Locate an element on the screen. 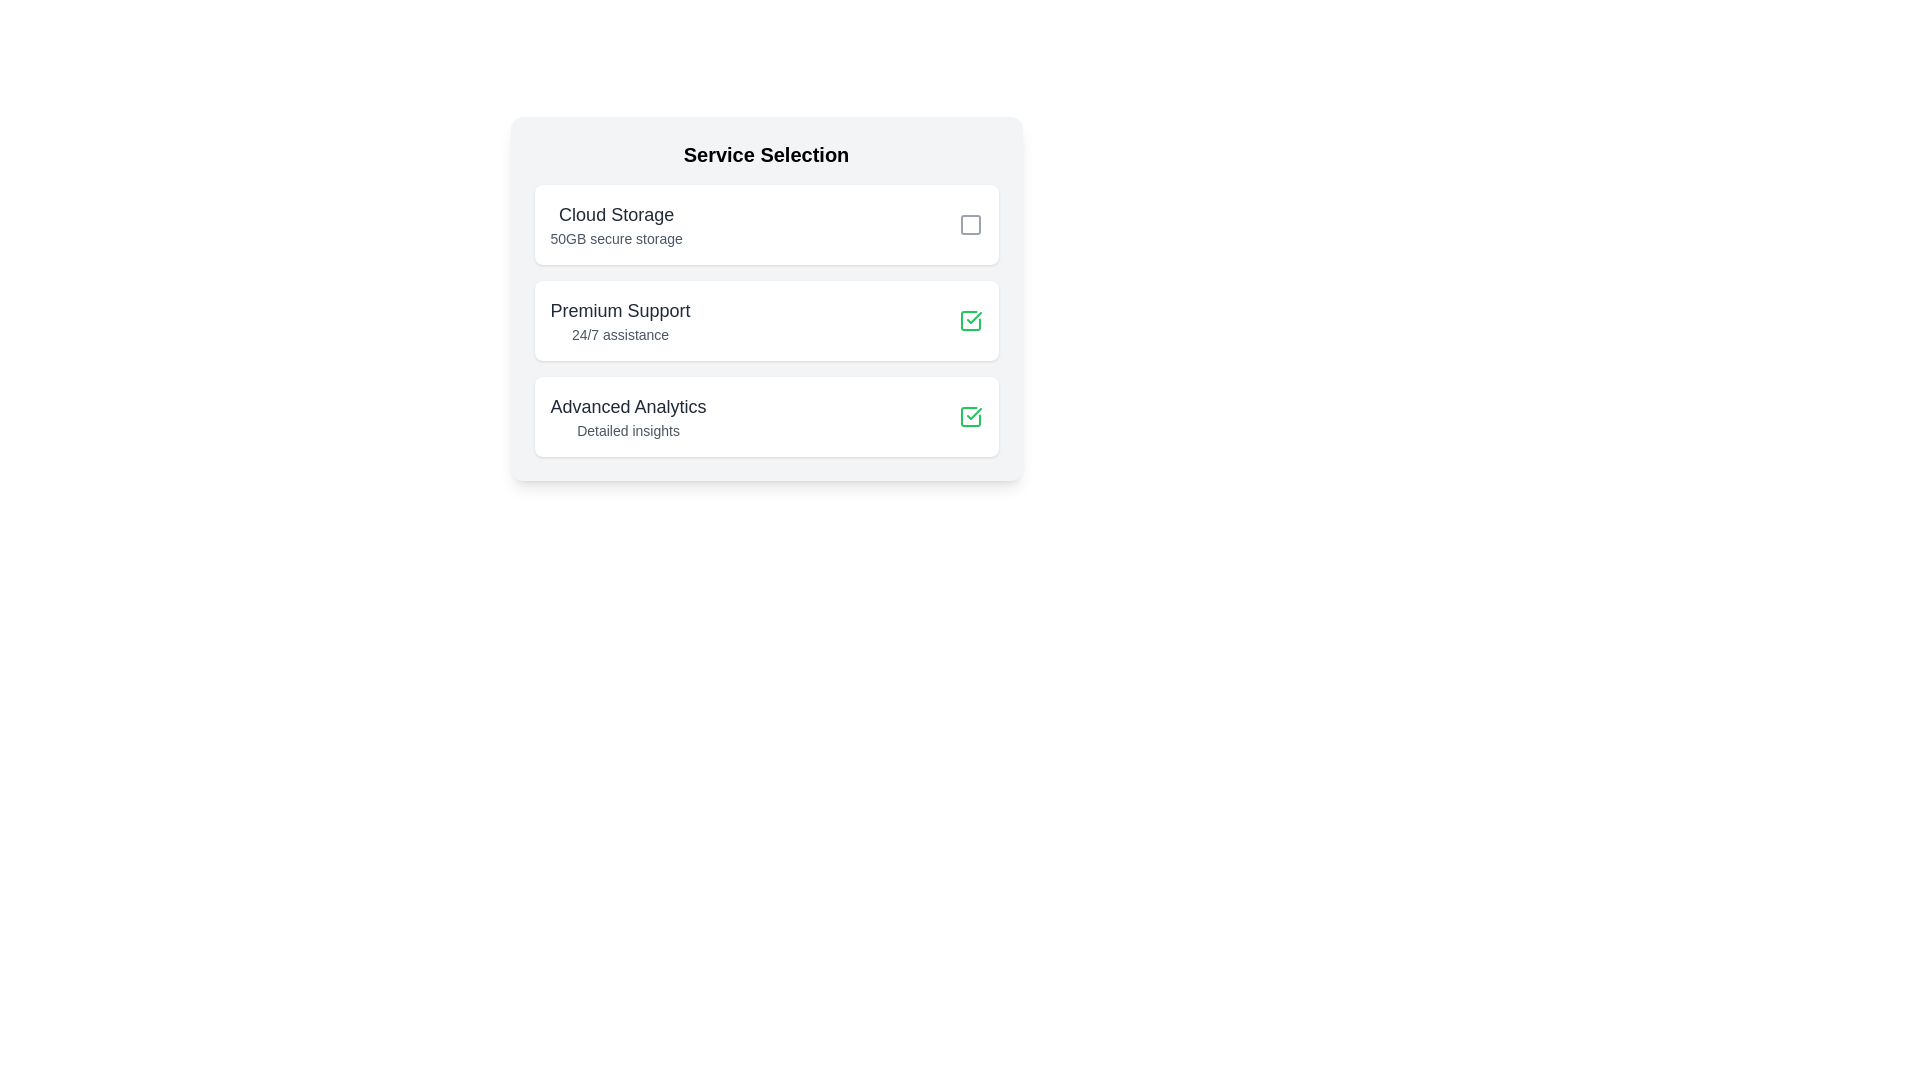  the square-shaped icon button styled for selection located at the far right of the 'Cloud Storage' list item is located at coordinates (970, 224).